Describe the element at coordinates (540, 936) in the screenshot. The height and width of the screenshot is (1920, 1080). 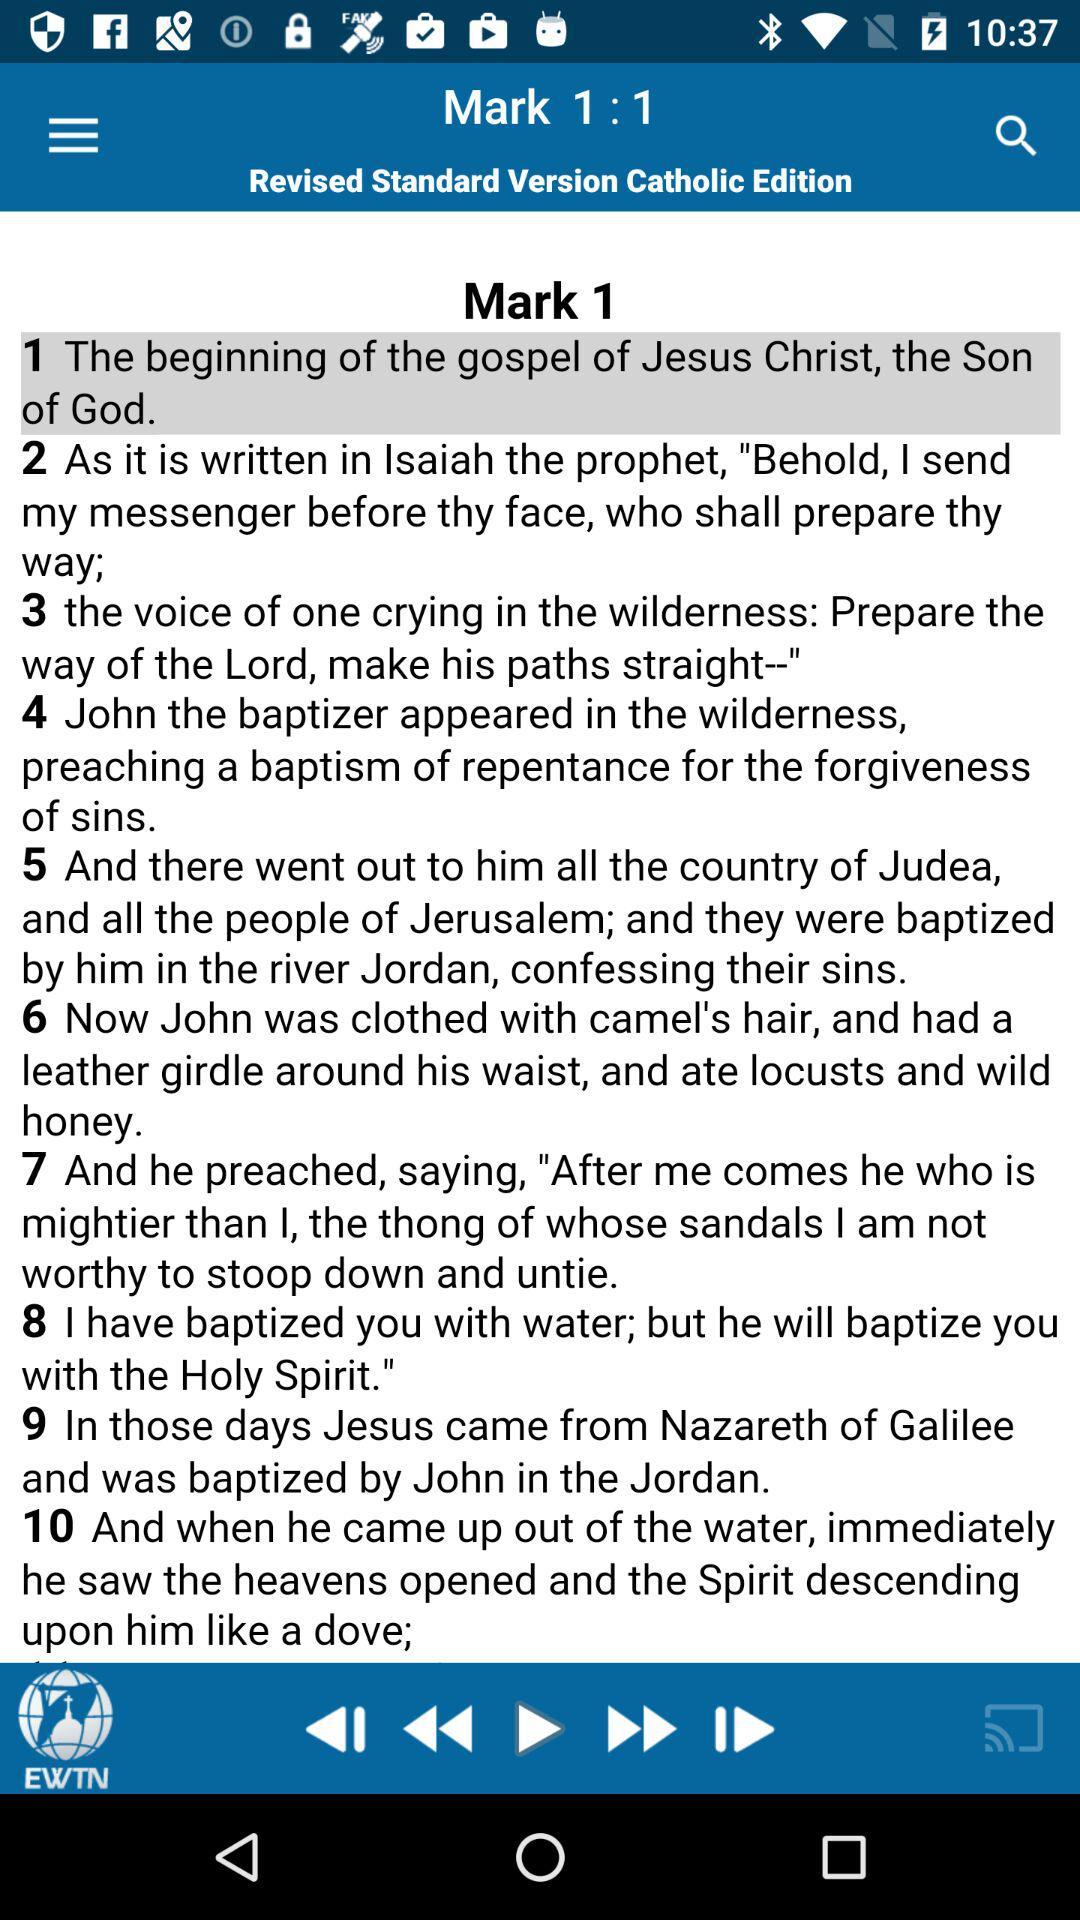
I see `advertisement` at that location.